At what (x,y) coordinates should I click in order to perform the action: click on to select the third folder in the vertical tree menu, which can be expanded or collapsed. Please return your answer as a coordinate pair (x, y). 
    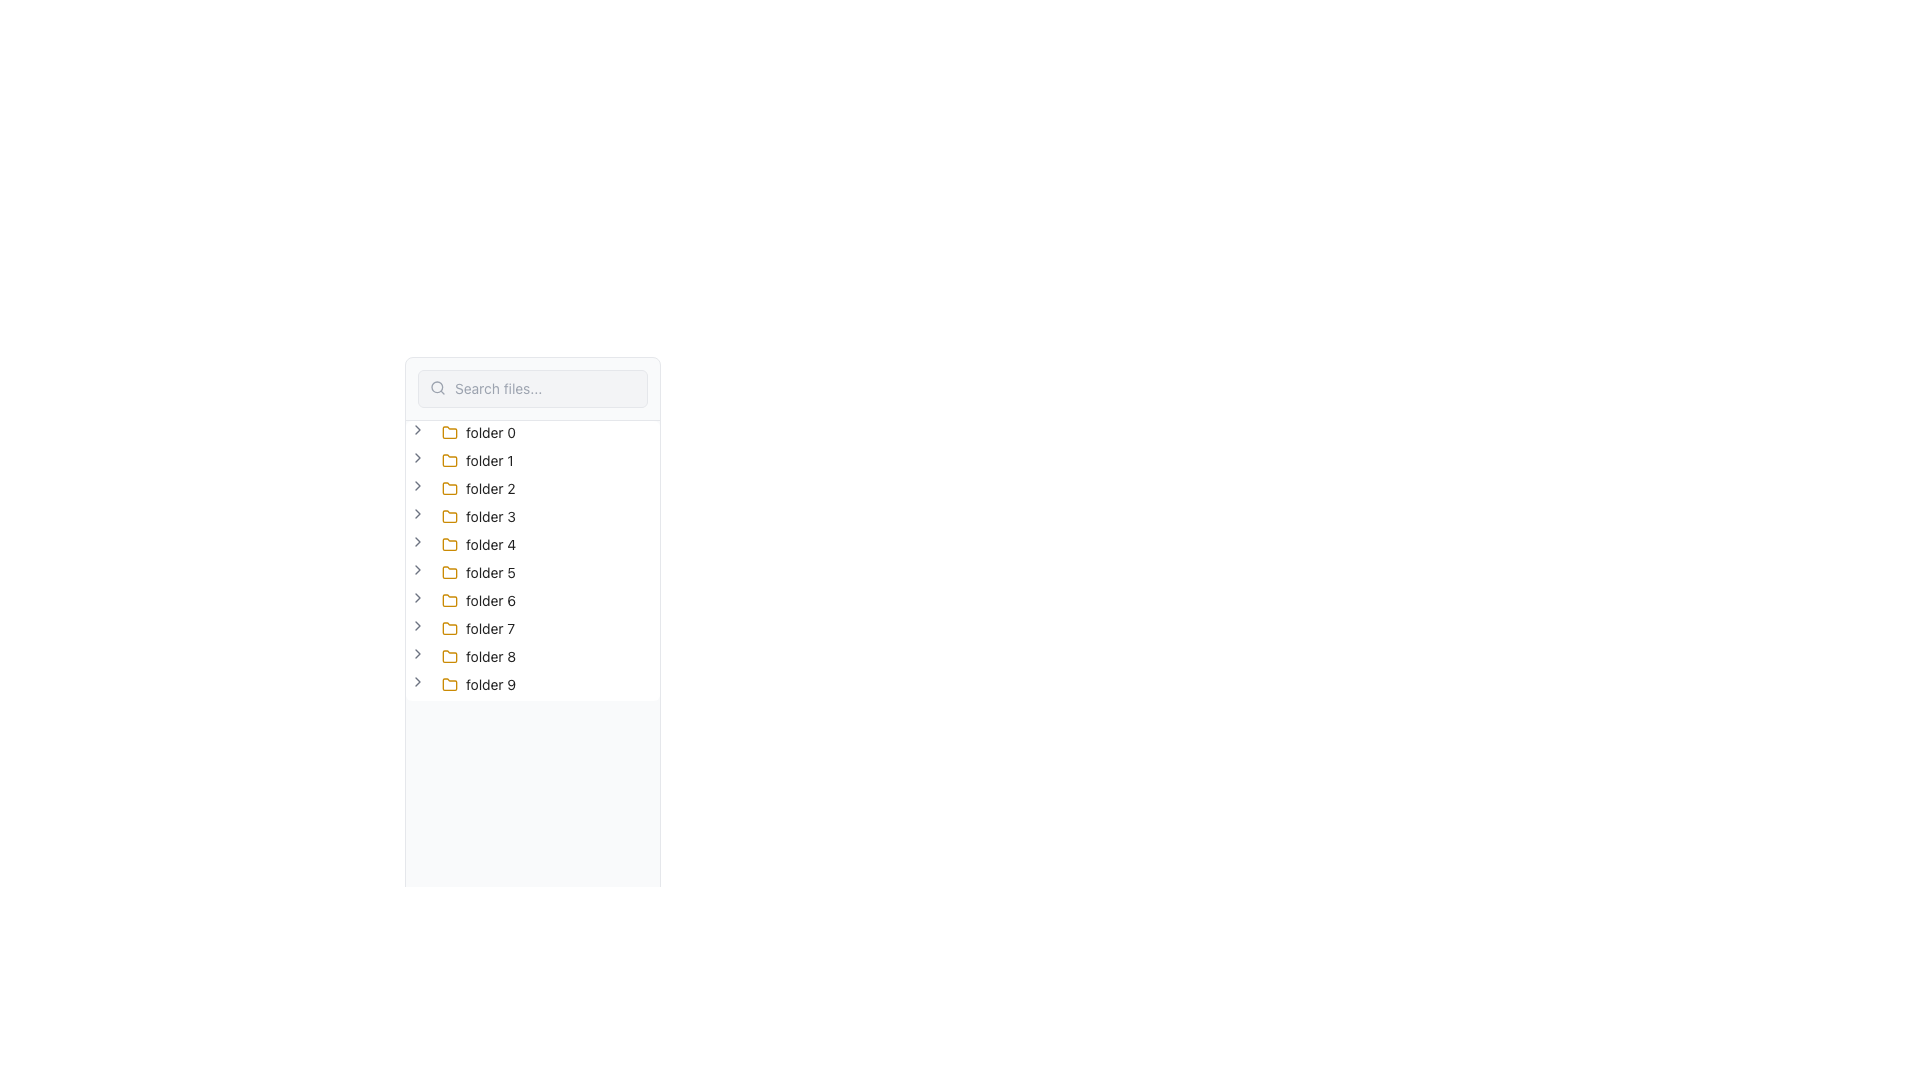
    Looking at the image, I should click on (477, 489).